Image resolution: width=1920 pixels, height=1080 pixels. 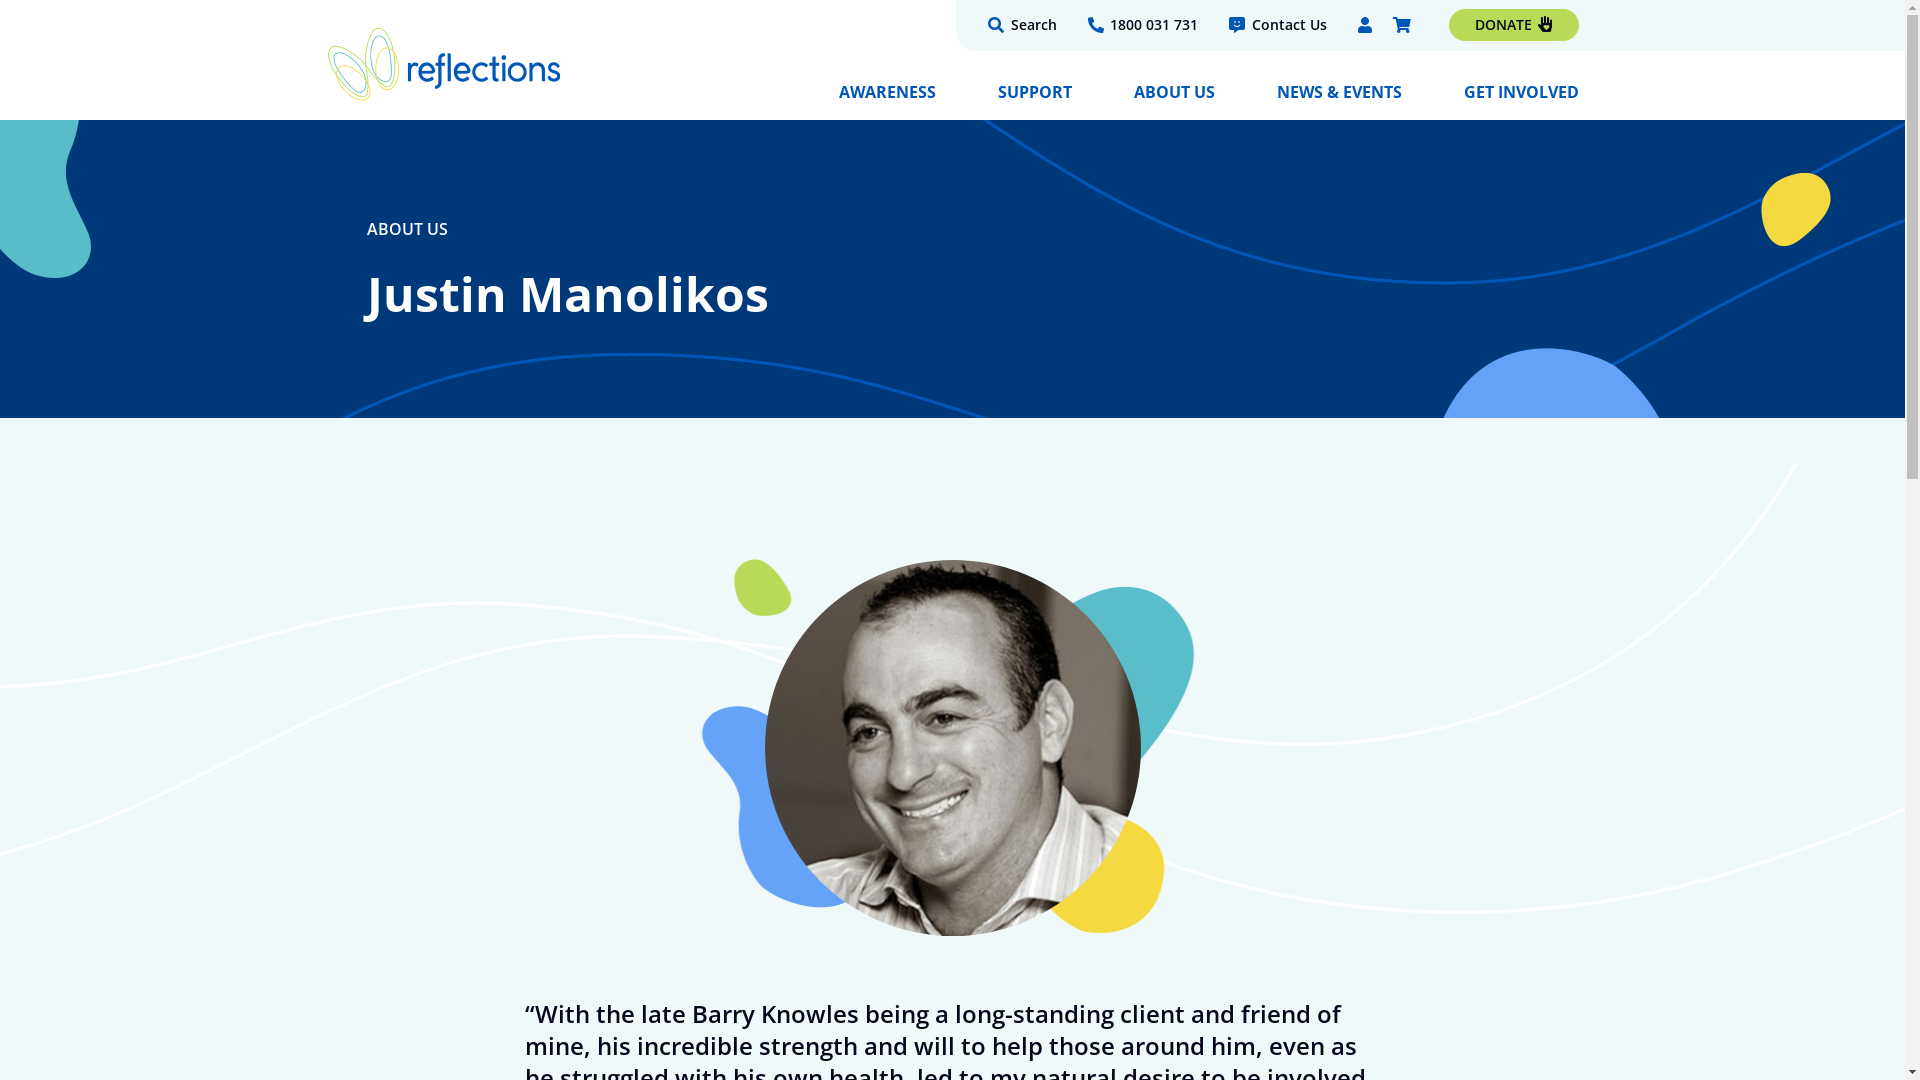 I want to click on 'Search', so click(x=1022, y=24).